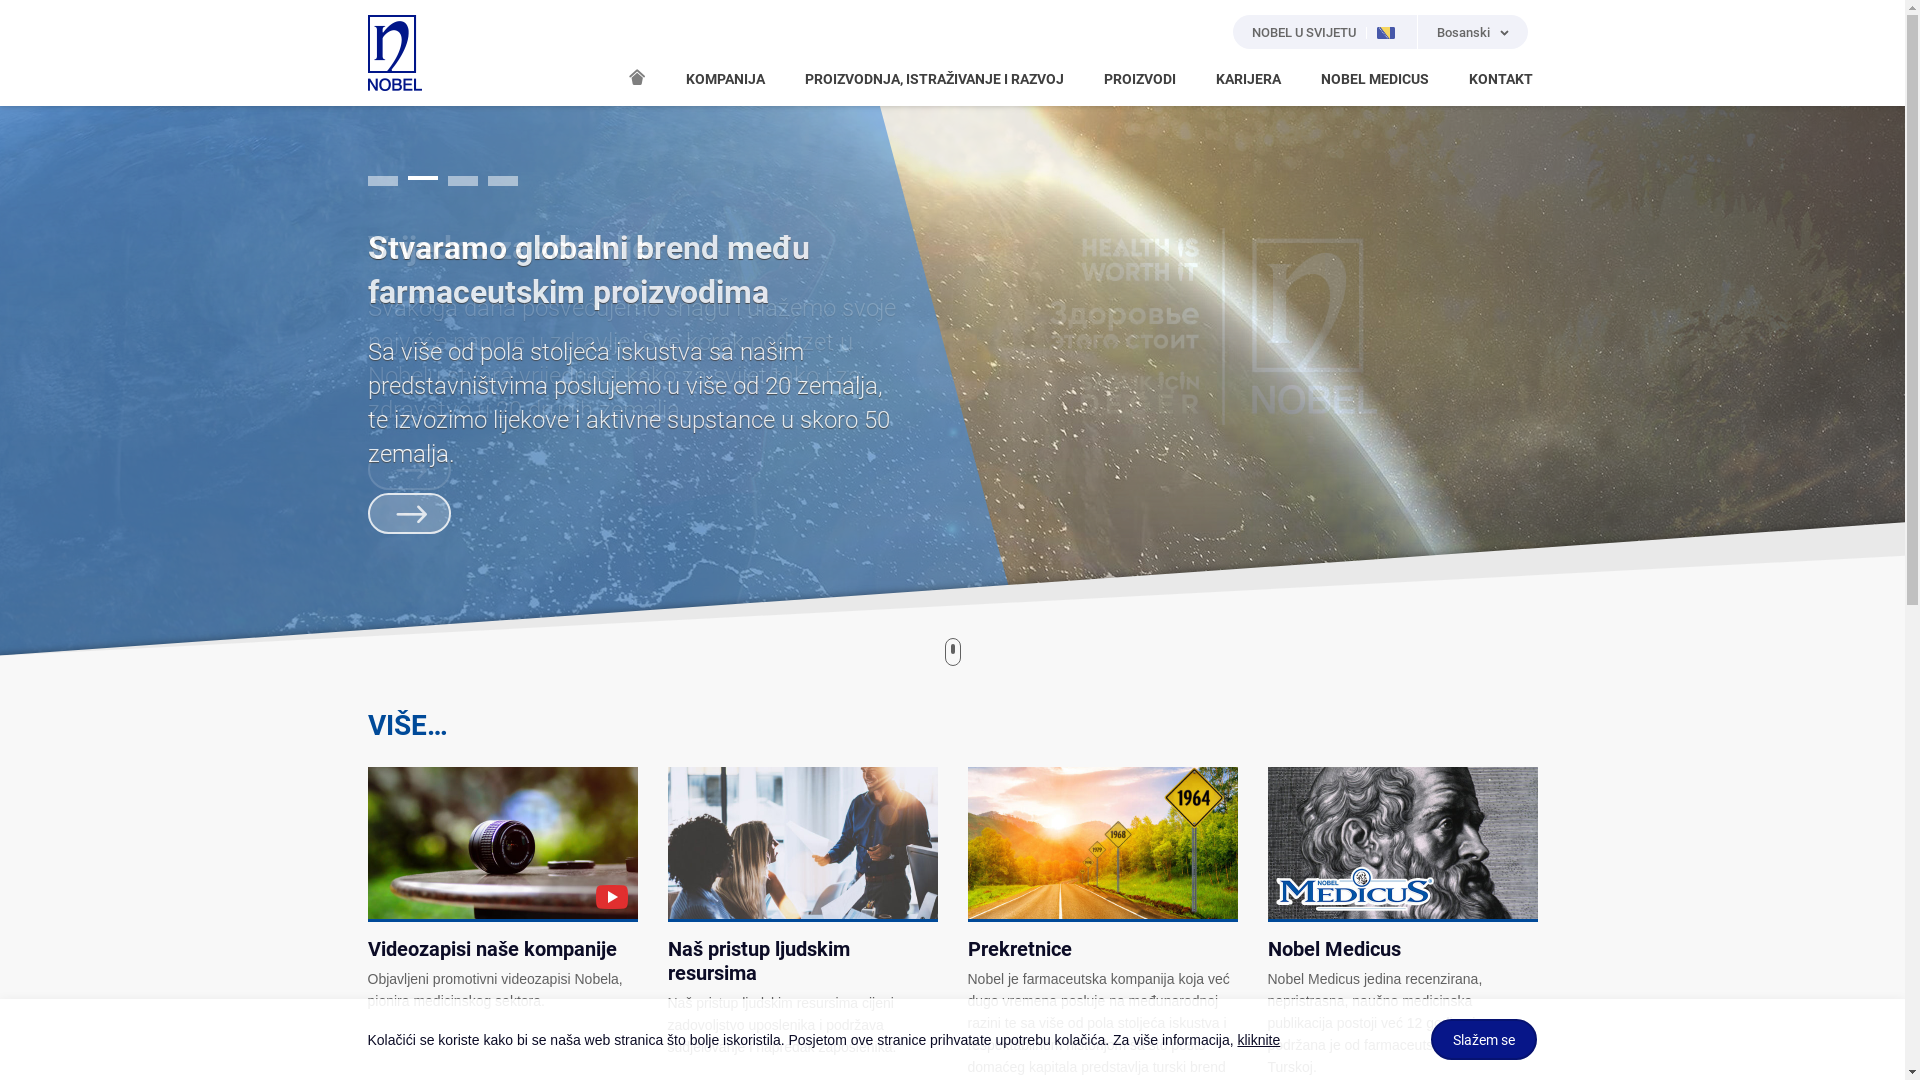 The image size is (1920, 1080). What do you see at coordinates (461, 181) in the screenshot?
I see `'3'` at bounding box center [461, 181].